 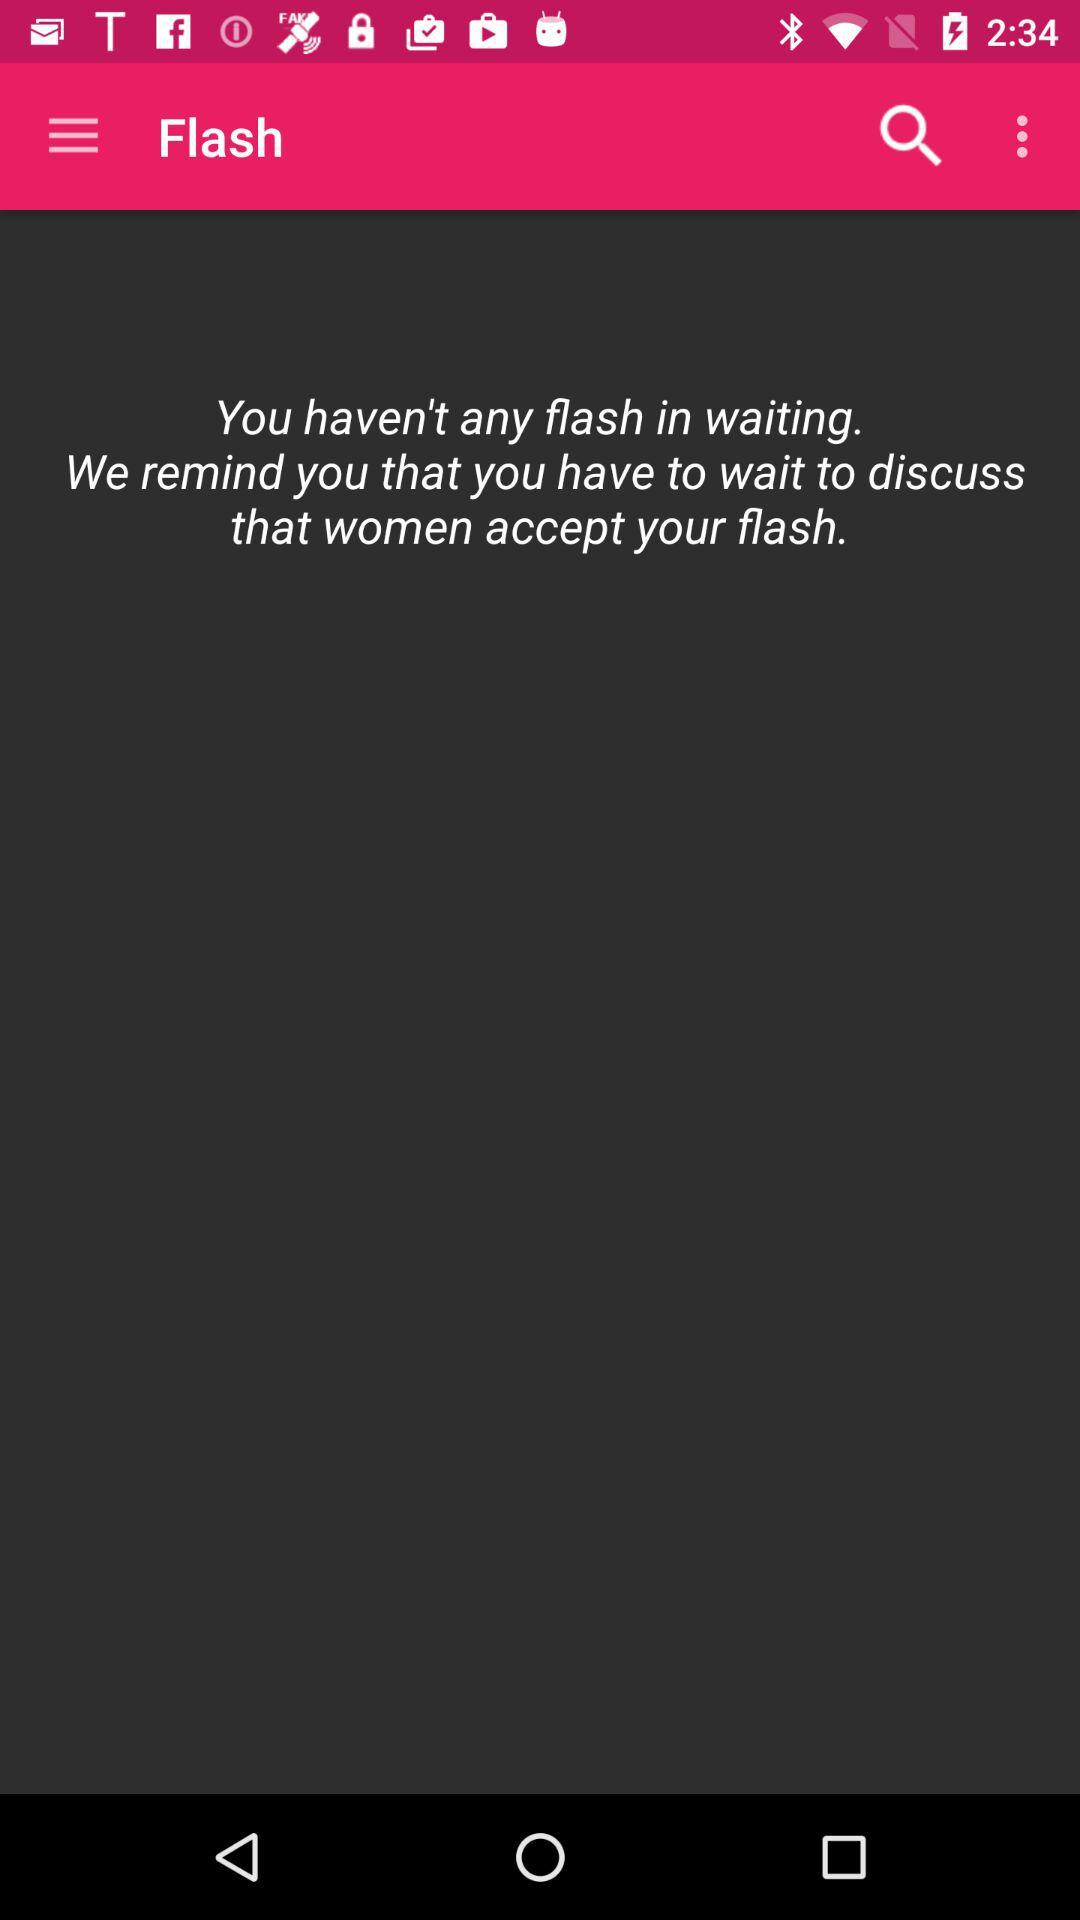 I want to click on icon next to the flash icon, so click(x=72, y=135).